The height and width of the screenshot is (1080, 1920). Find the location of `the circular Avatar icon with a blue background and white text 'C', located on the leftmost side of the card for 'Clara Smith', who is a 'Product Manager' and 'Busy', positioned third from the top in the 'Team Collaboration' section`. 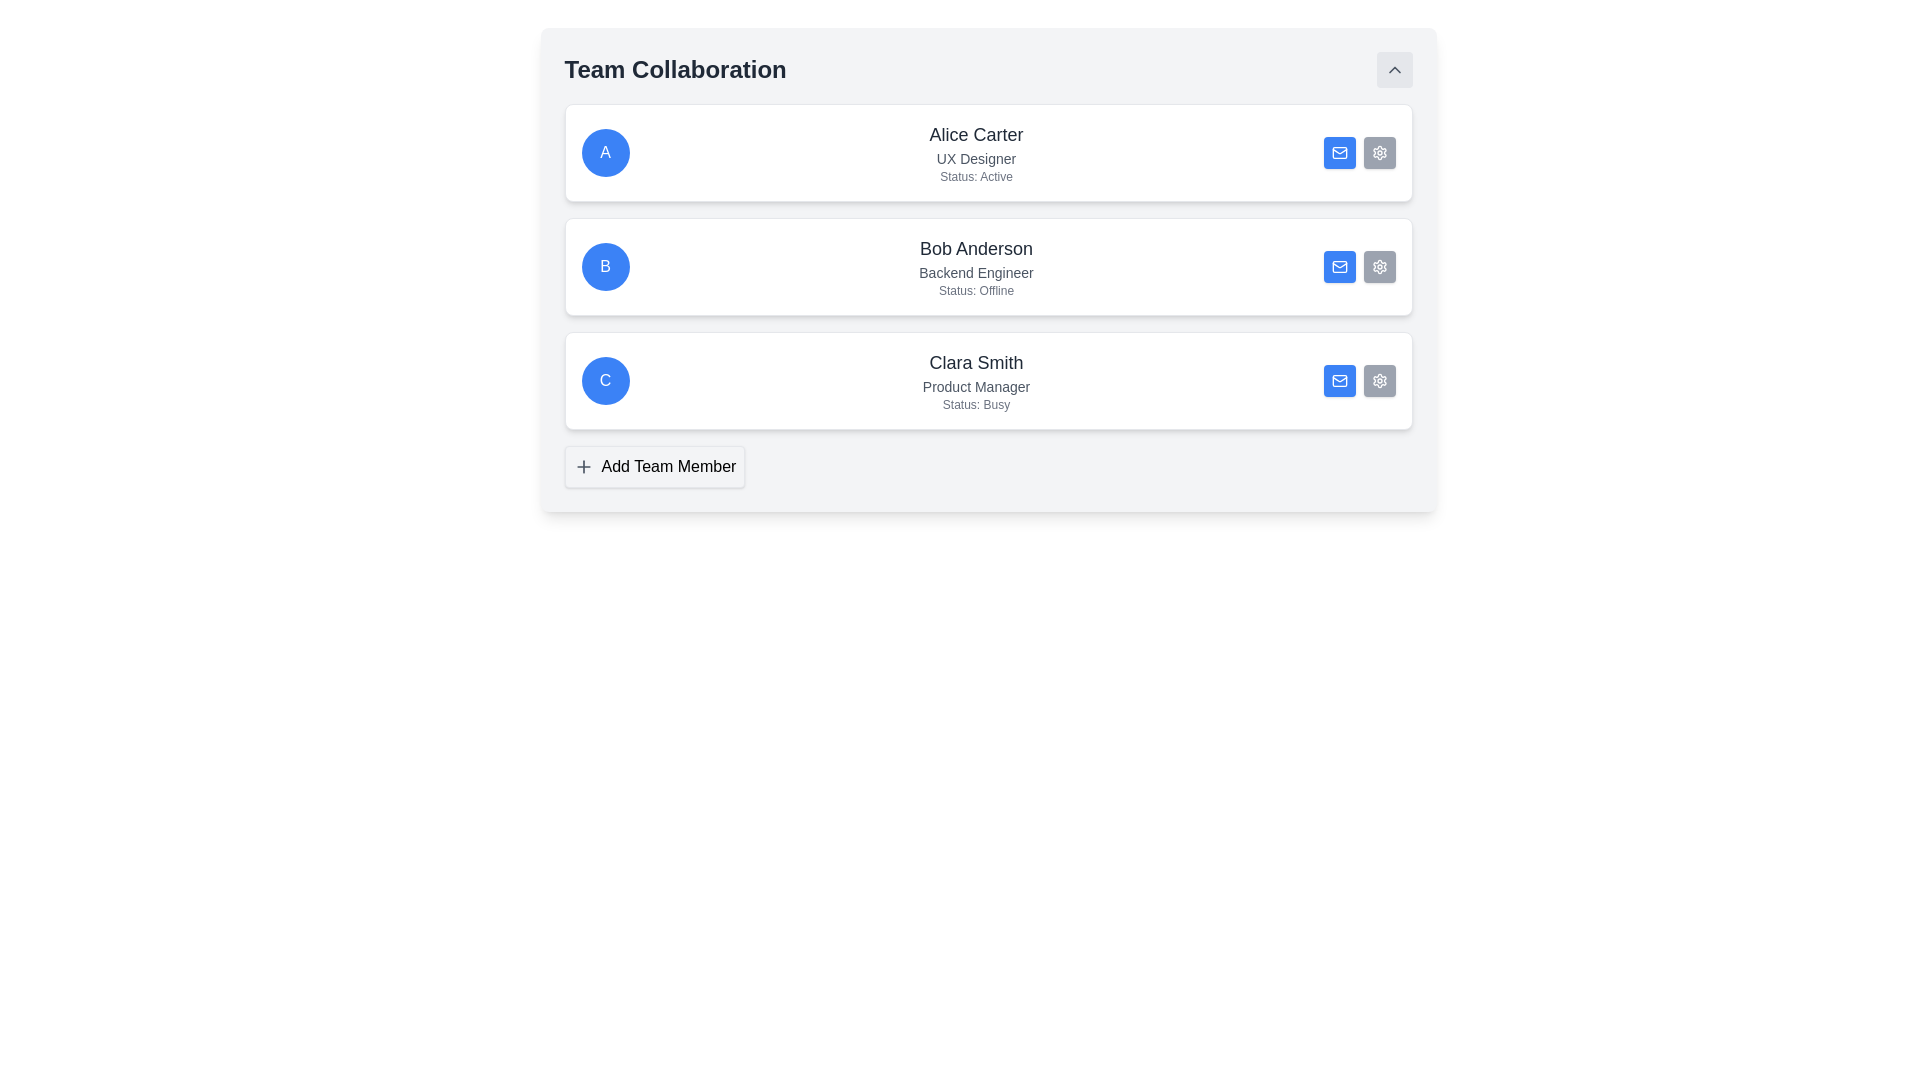

the circular Avatar icon with a blue background and white text 'C', located on the leftmost side of the card for 'Clara Smith', who is a 'Product Manager' and 'Busy', positioned third from the top in the 'Team Collaboration' section is located at coordinates (604, 381).